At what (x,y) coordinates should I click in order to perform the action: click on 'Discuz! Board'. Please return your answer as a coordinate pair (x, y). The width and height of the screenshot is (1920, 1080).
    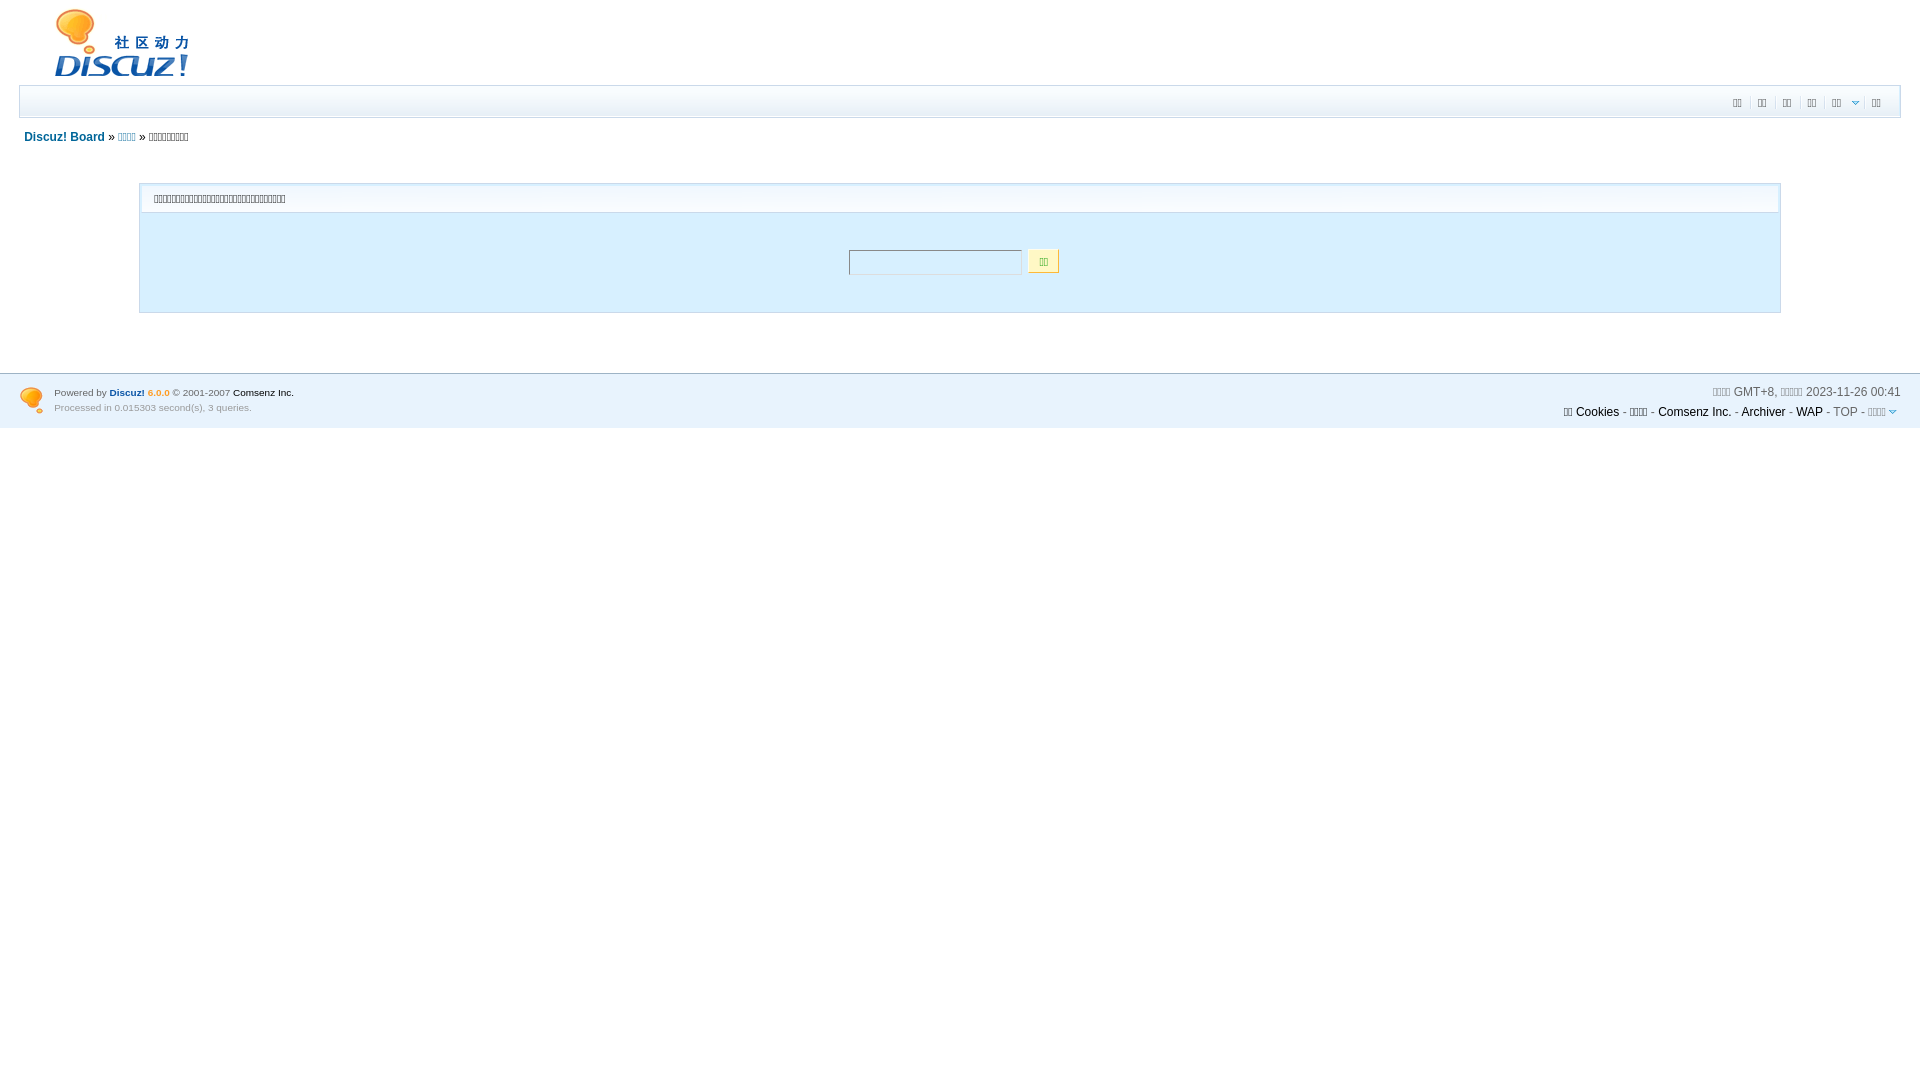
    Looking at the image, I should click on (19, 75).